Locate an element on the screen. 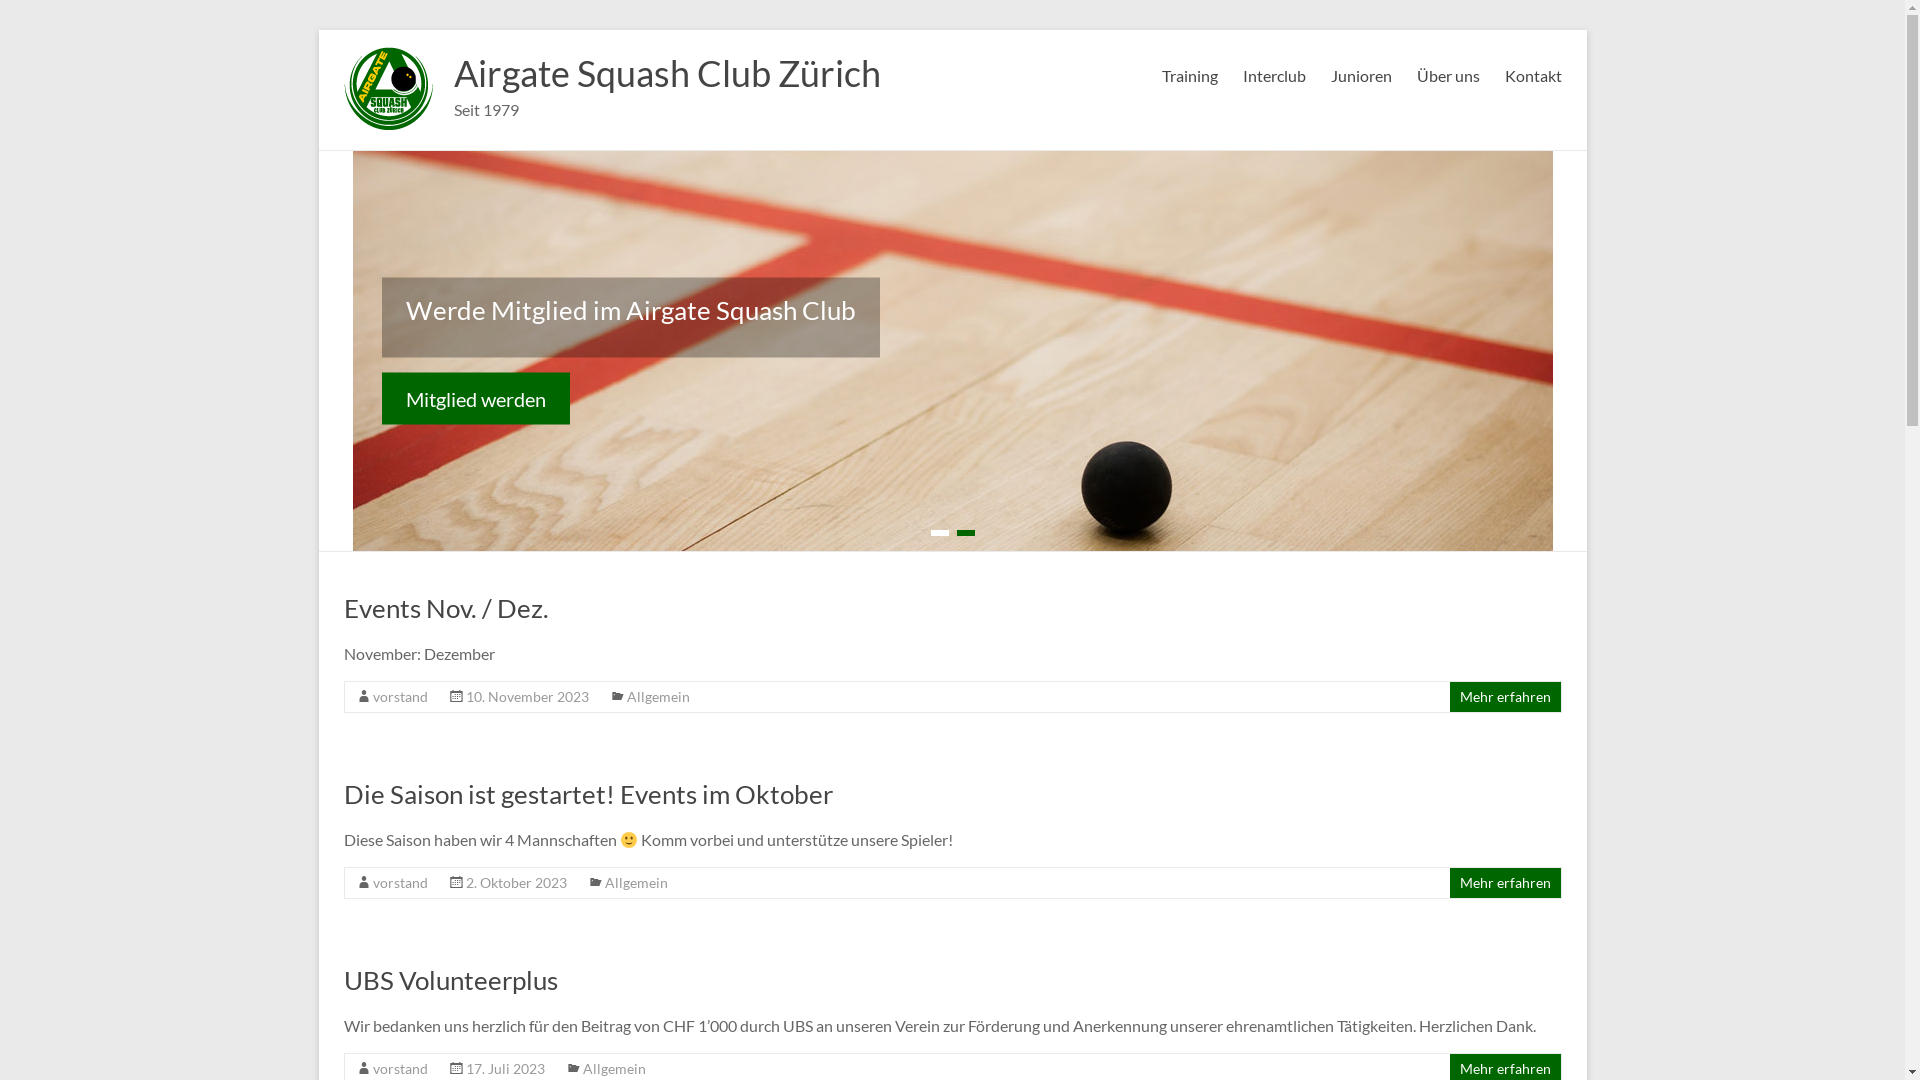 The image size is (1920, 1080). '1' is located at coordinates (938, 531).